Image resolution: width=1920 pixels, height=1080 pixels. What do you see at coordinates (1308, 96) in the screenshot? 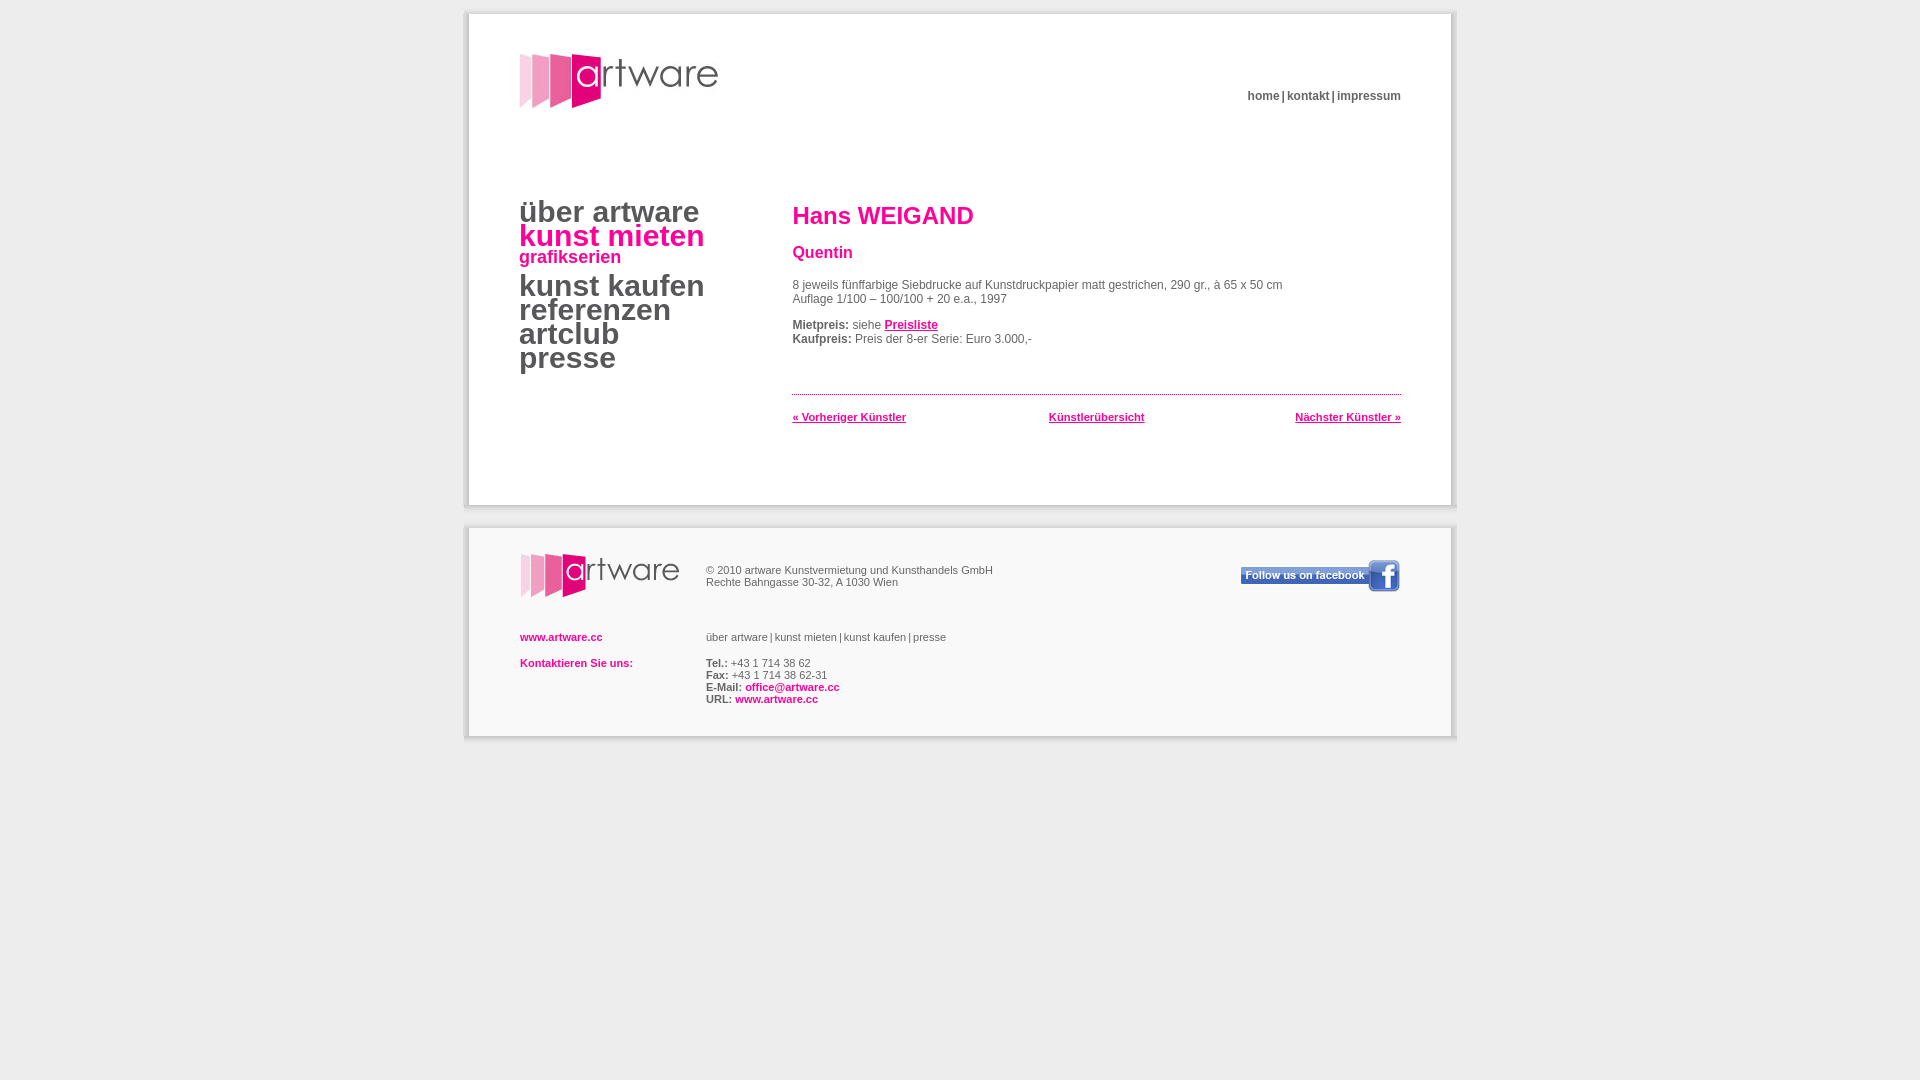
I see `'kontakt'` at bounding box center [1308, 96].